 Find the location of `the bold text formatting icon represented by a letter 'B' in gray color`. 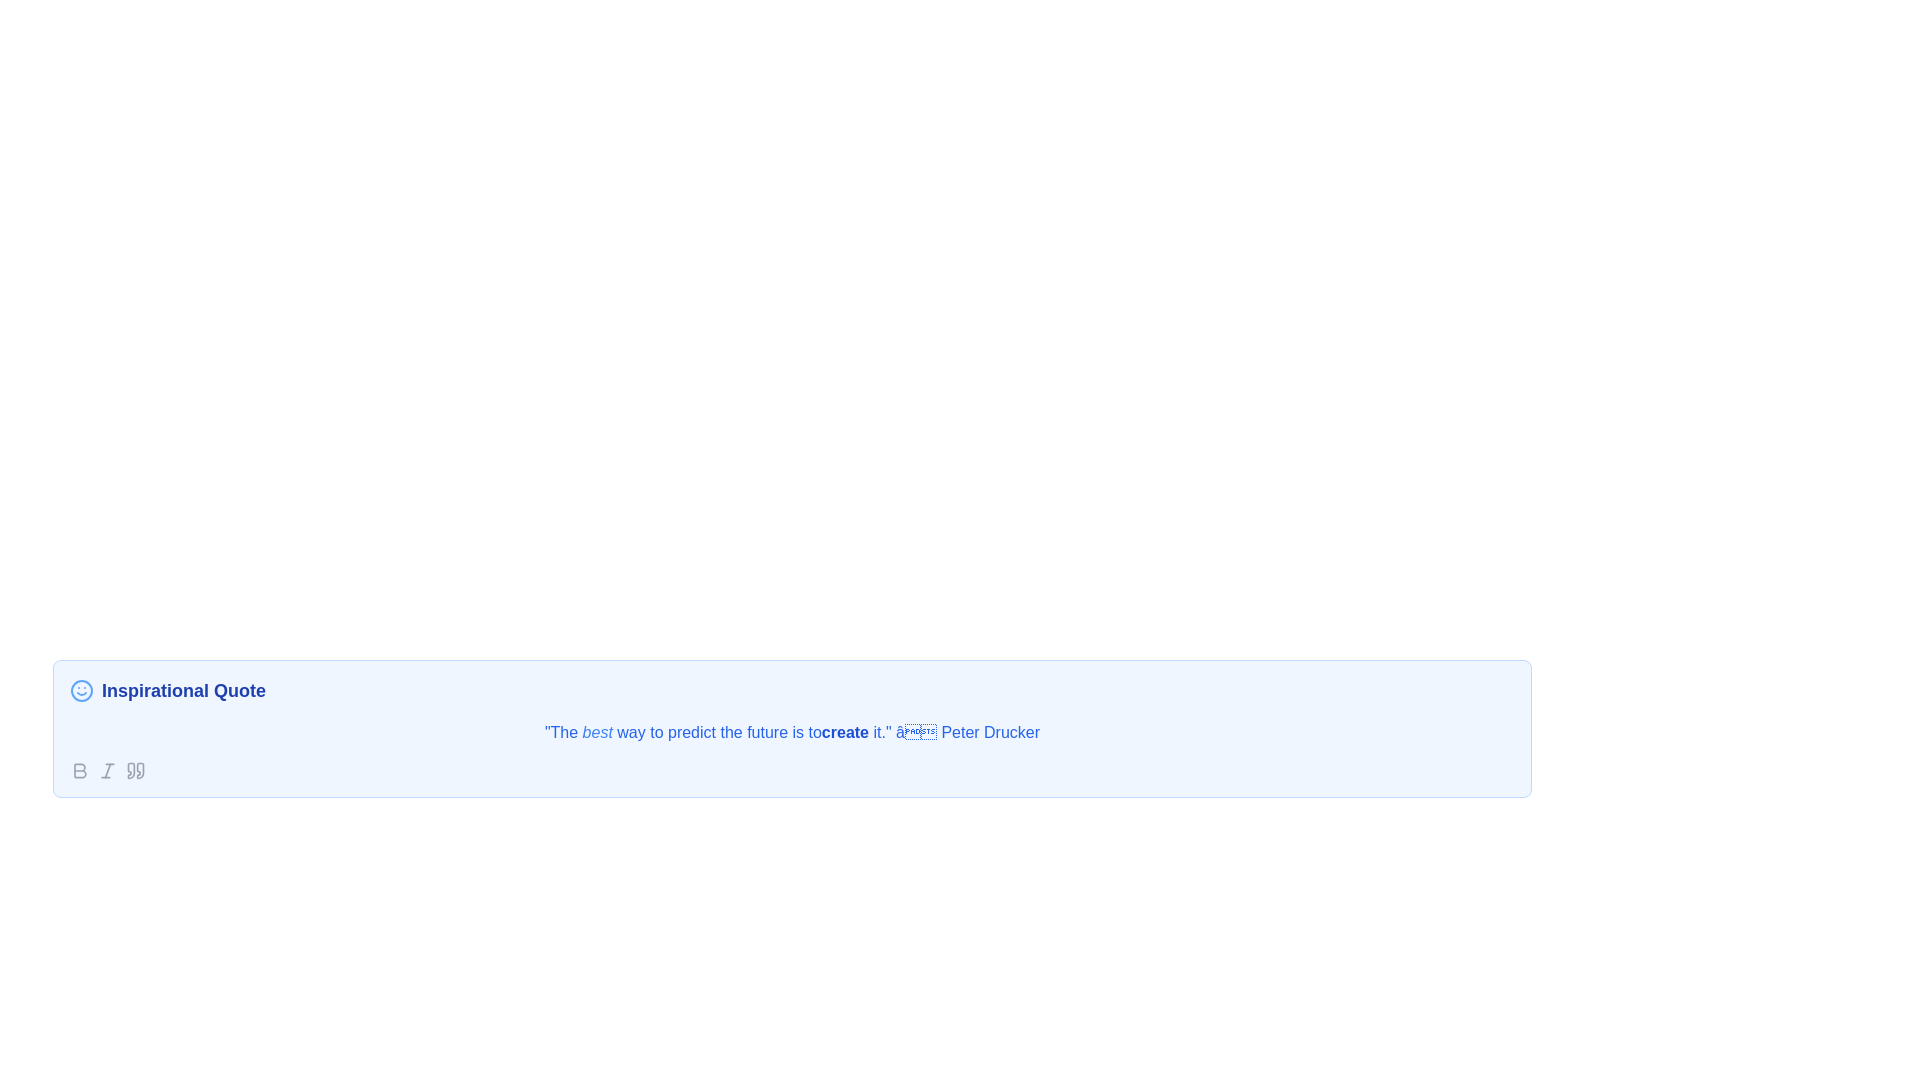

the bold text formatting icon represented by a letter 'B' in gray color is located at coordinates (80, 770).